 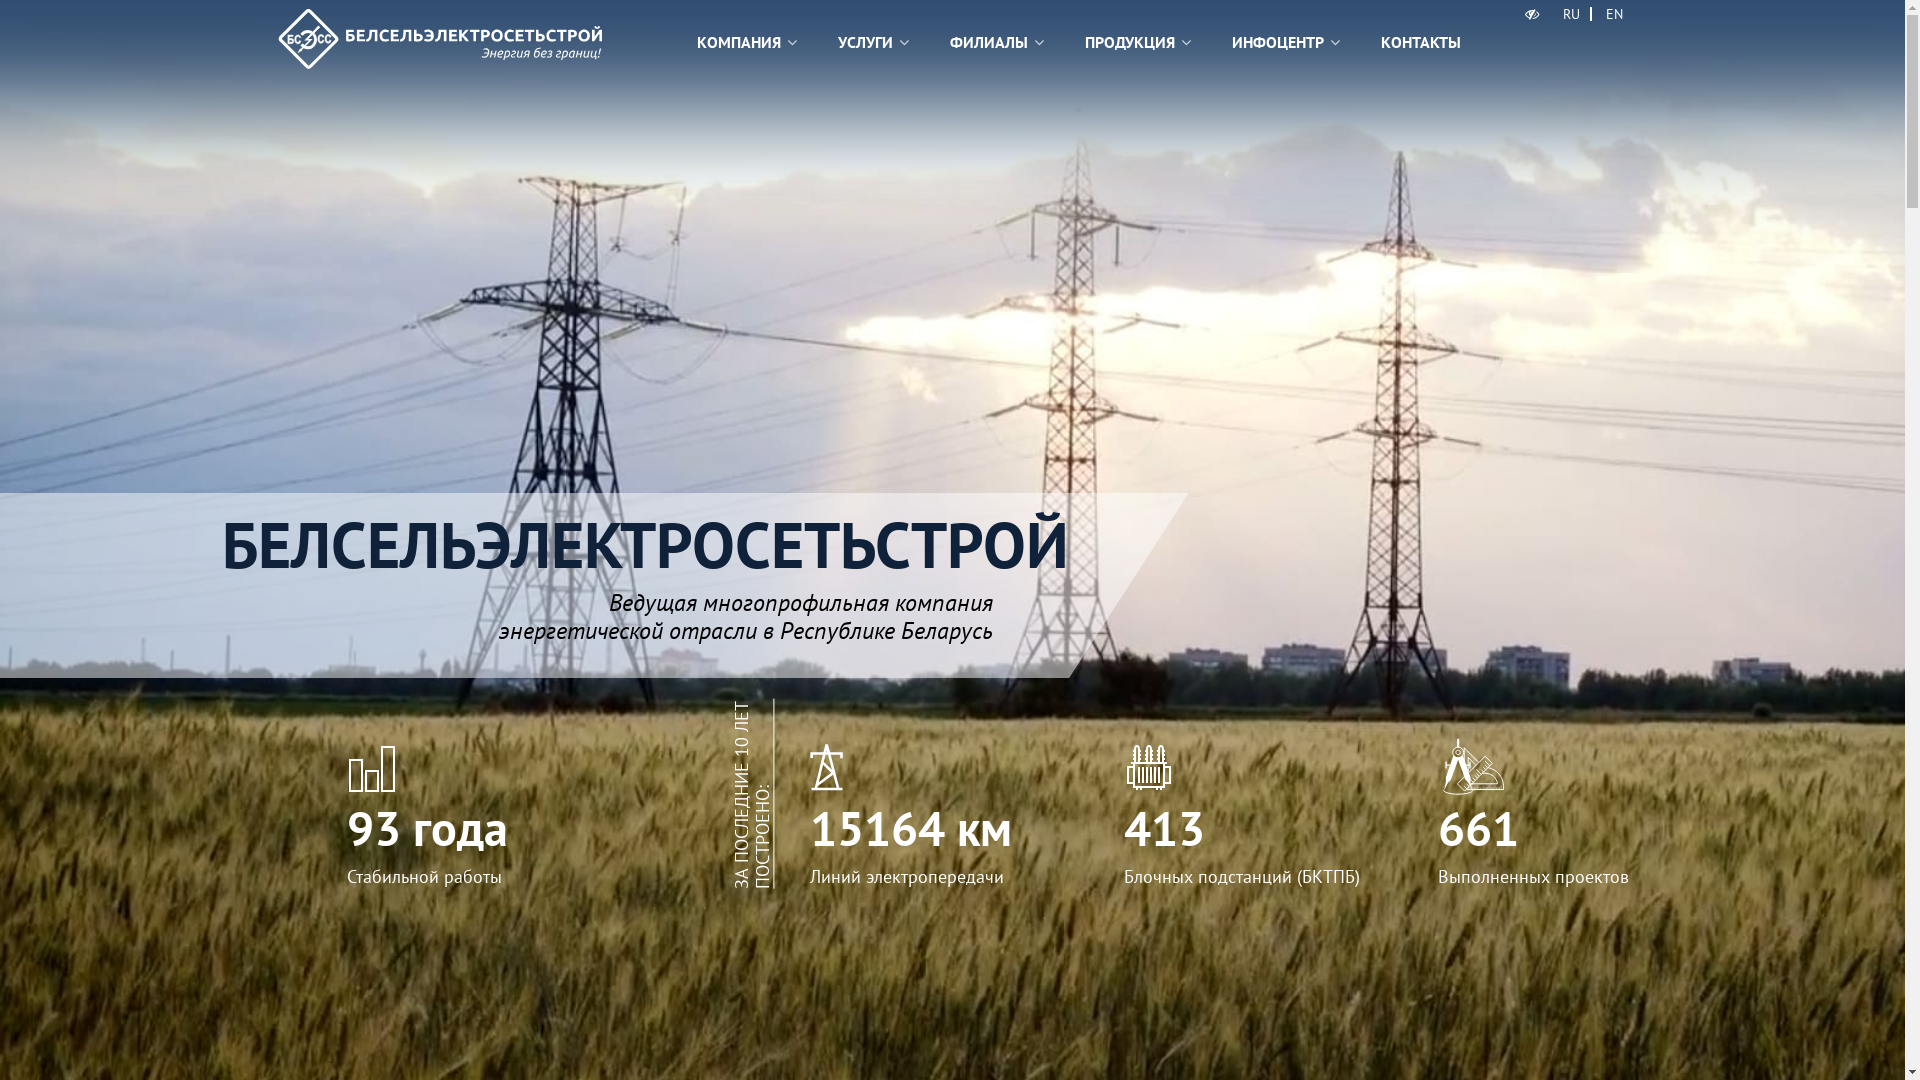 What do you see at coordinates (1595, 14) in the screenshot?
I see `'EN'` at bounding box center [1595, 14].